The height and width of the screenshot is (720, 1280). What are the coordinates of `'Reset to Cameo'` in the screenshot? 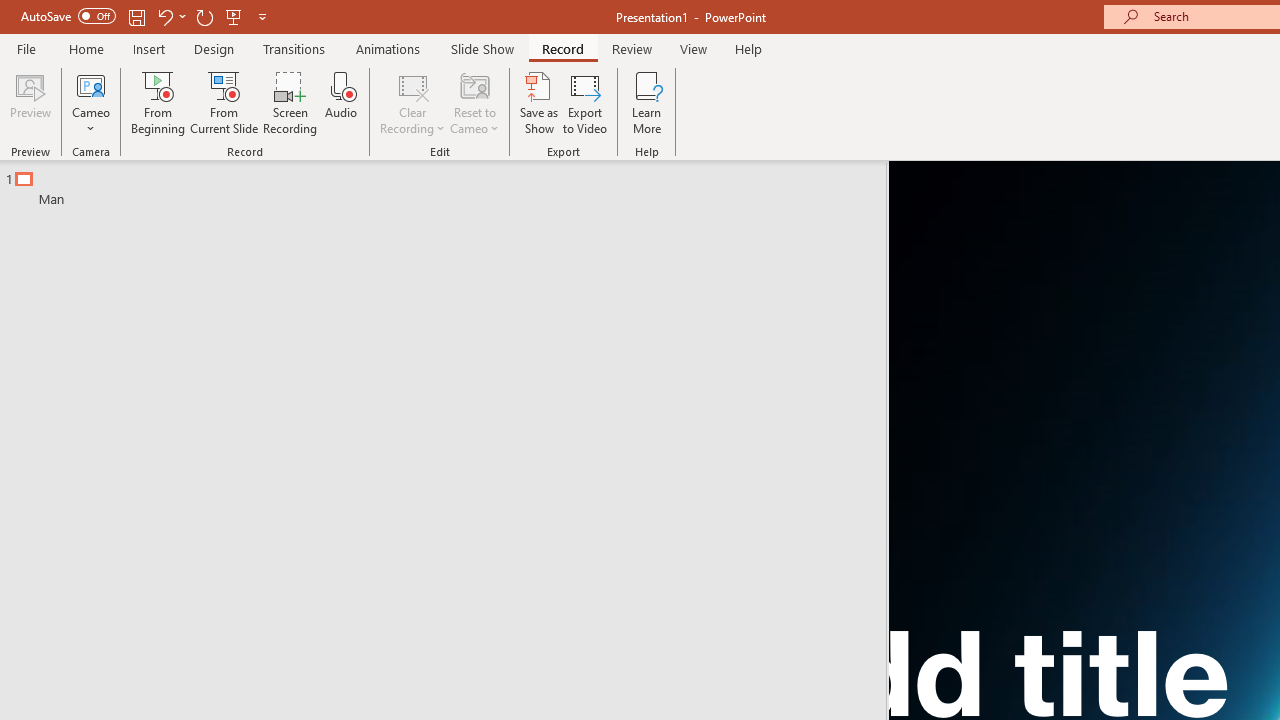 It's located at (473, 103).